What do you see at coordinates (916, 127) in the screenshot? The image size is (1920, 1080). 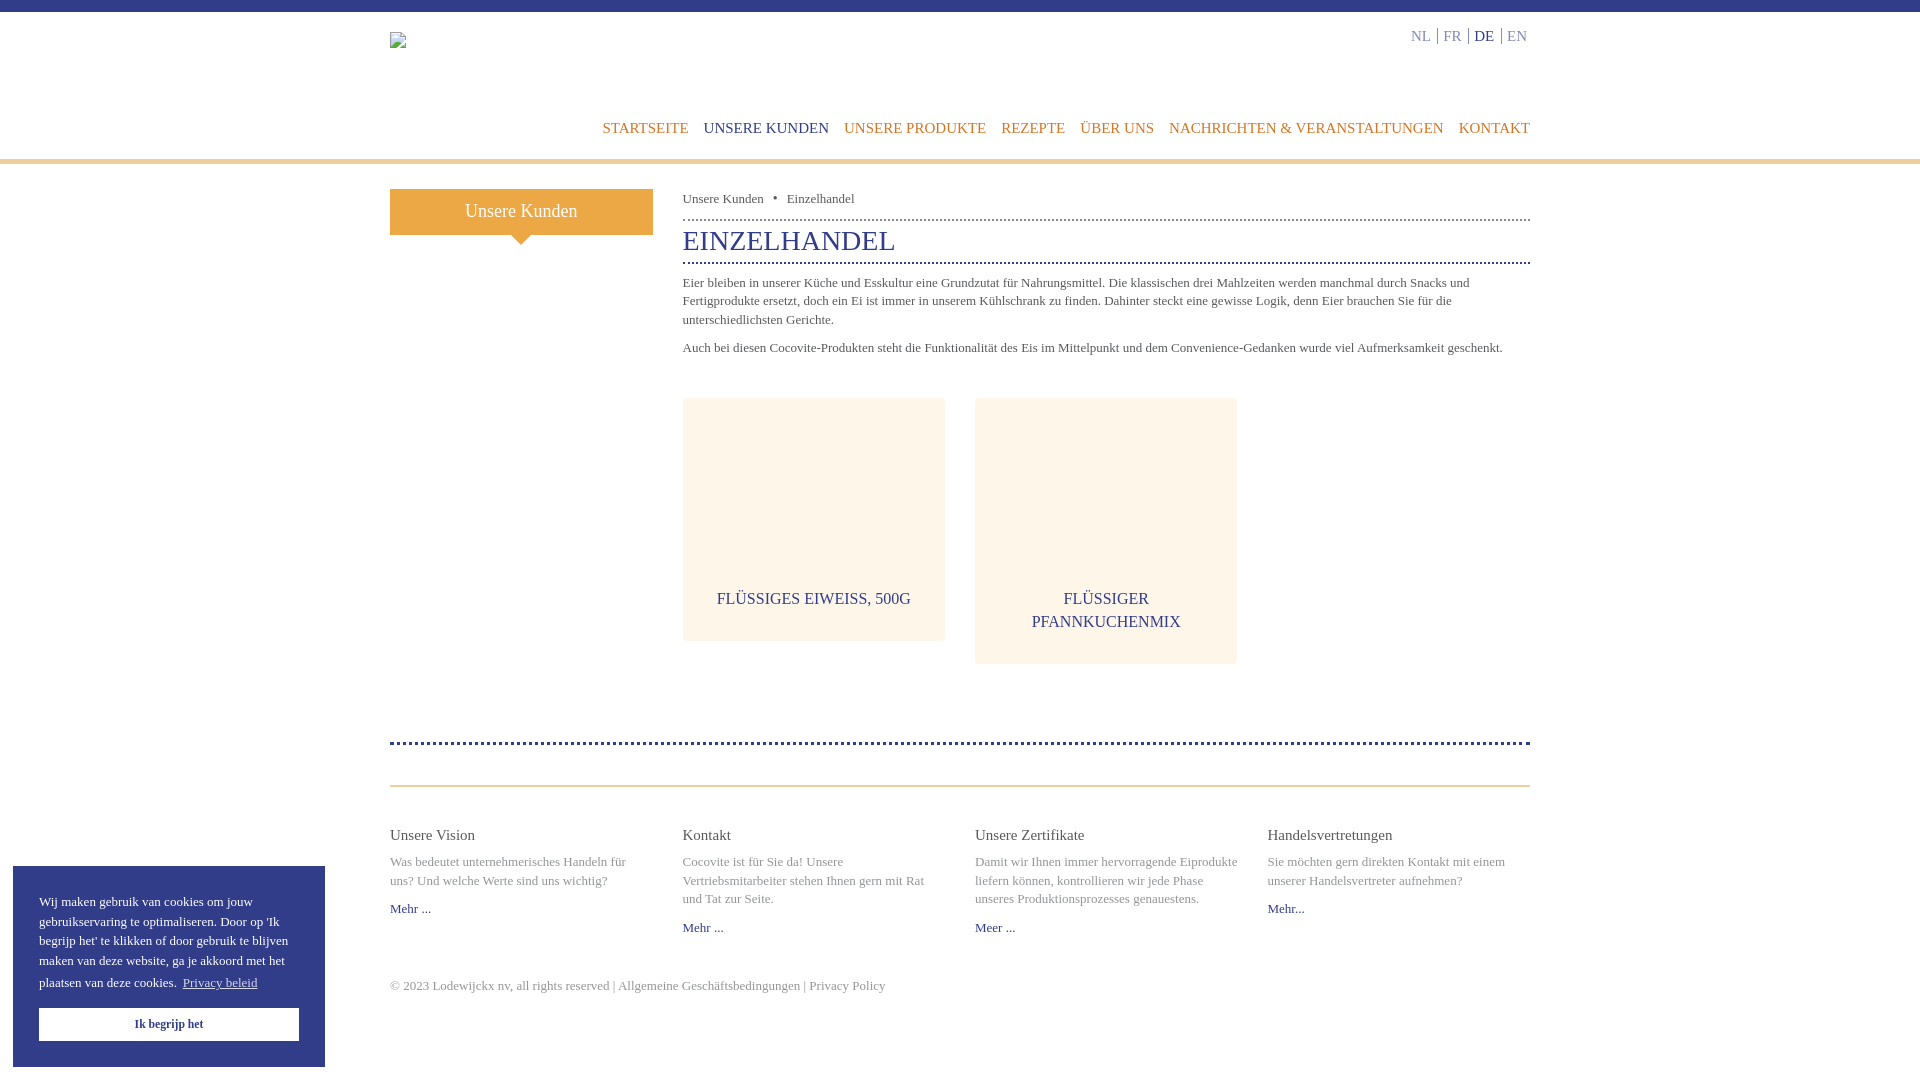 I see `'UNSERE PRODUKTE'` at bounding box center [916, 127].